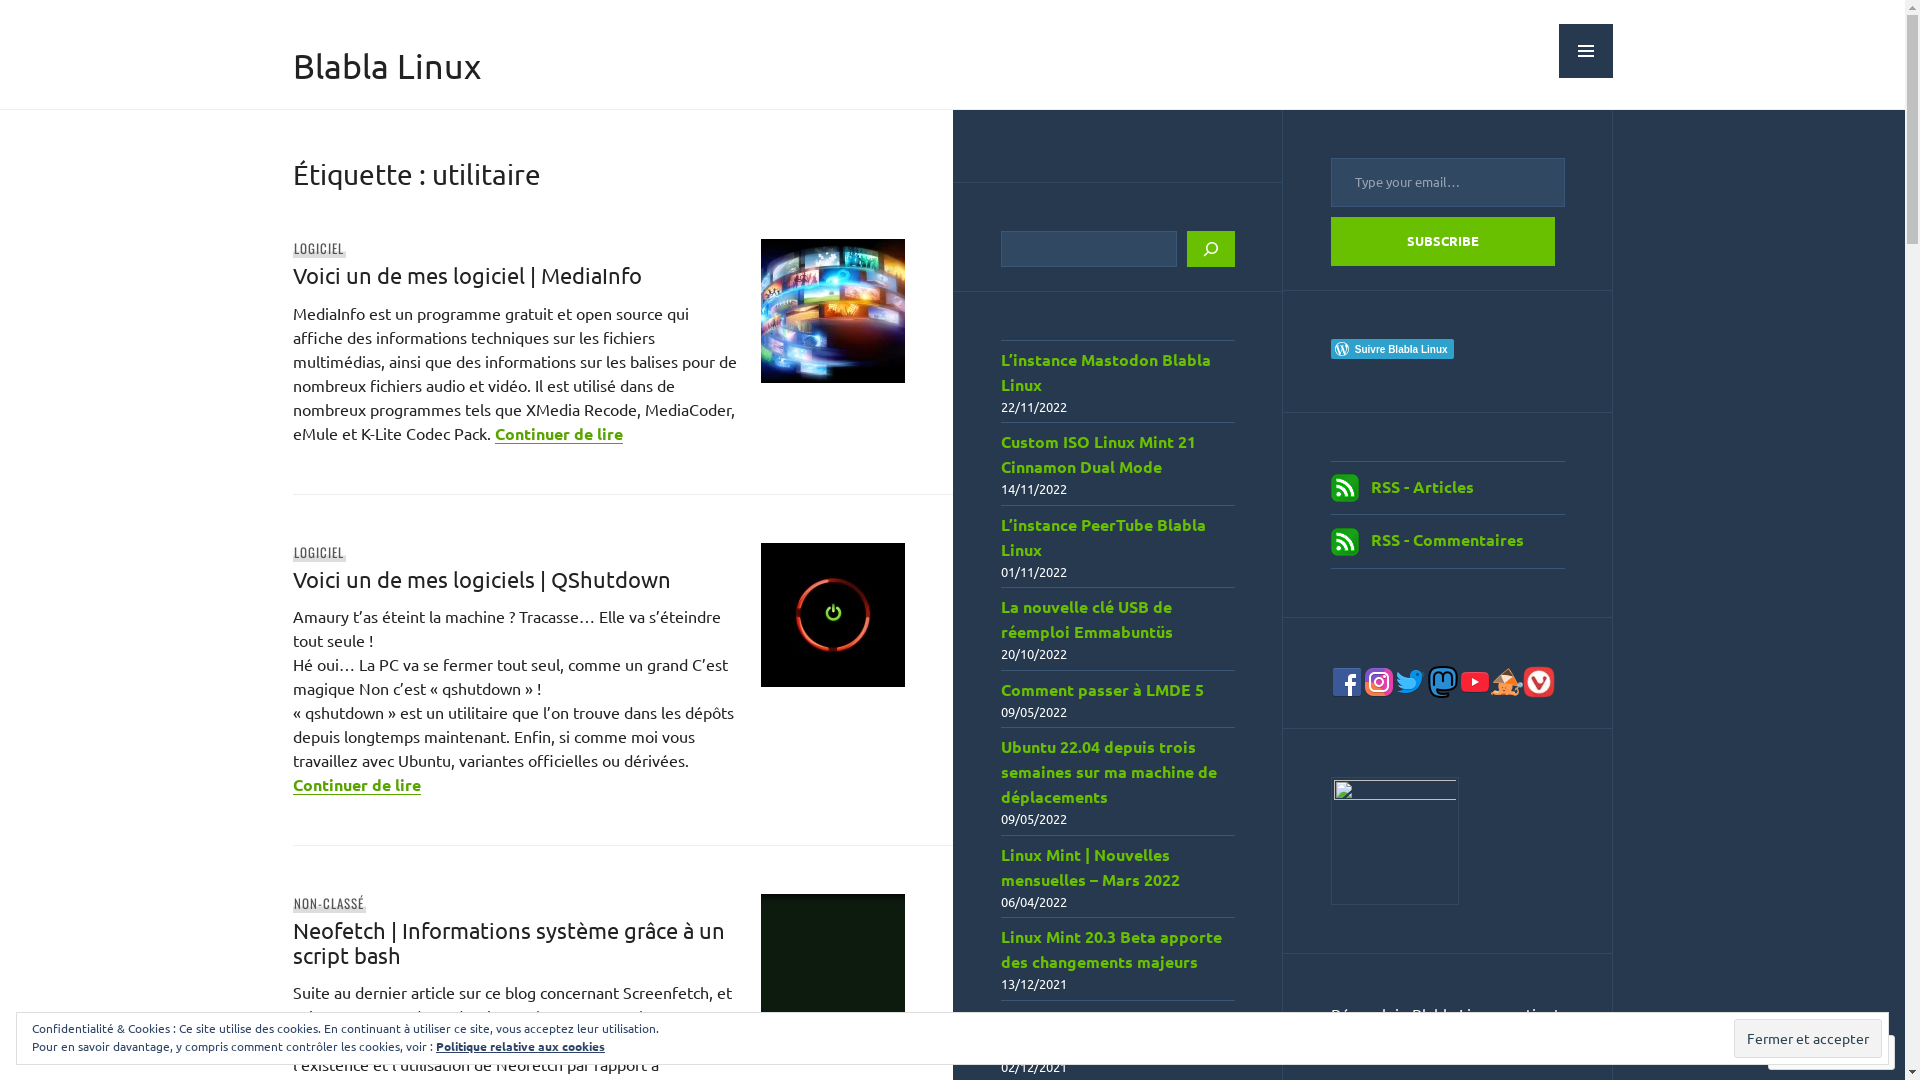 Image resolution: width=1920 pixels, height=1080 pixels. I want to click on 'Fermer et accepter', so click(1808, 1037).